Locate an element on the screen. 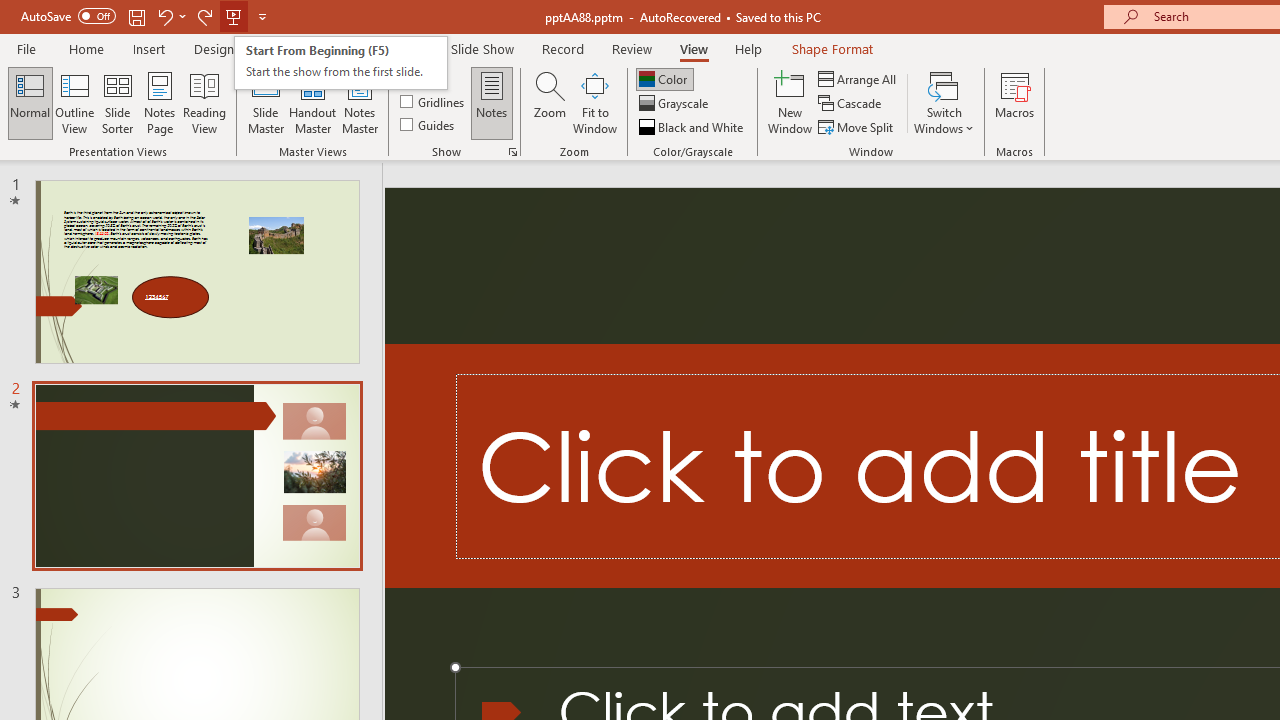  'Zoom...' is located at coordinates (549, 103).